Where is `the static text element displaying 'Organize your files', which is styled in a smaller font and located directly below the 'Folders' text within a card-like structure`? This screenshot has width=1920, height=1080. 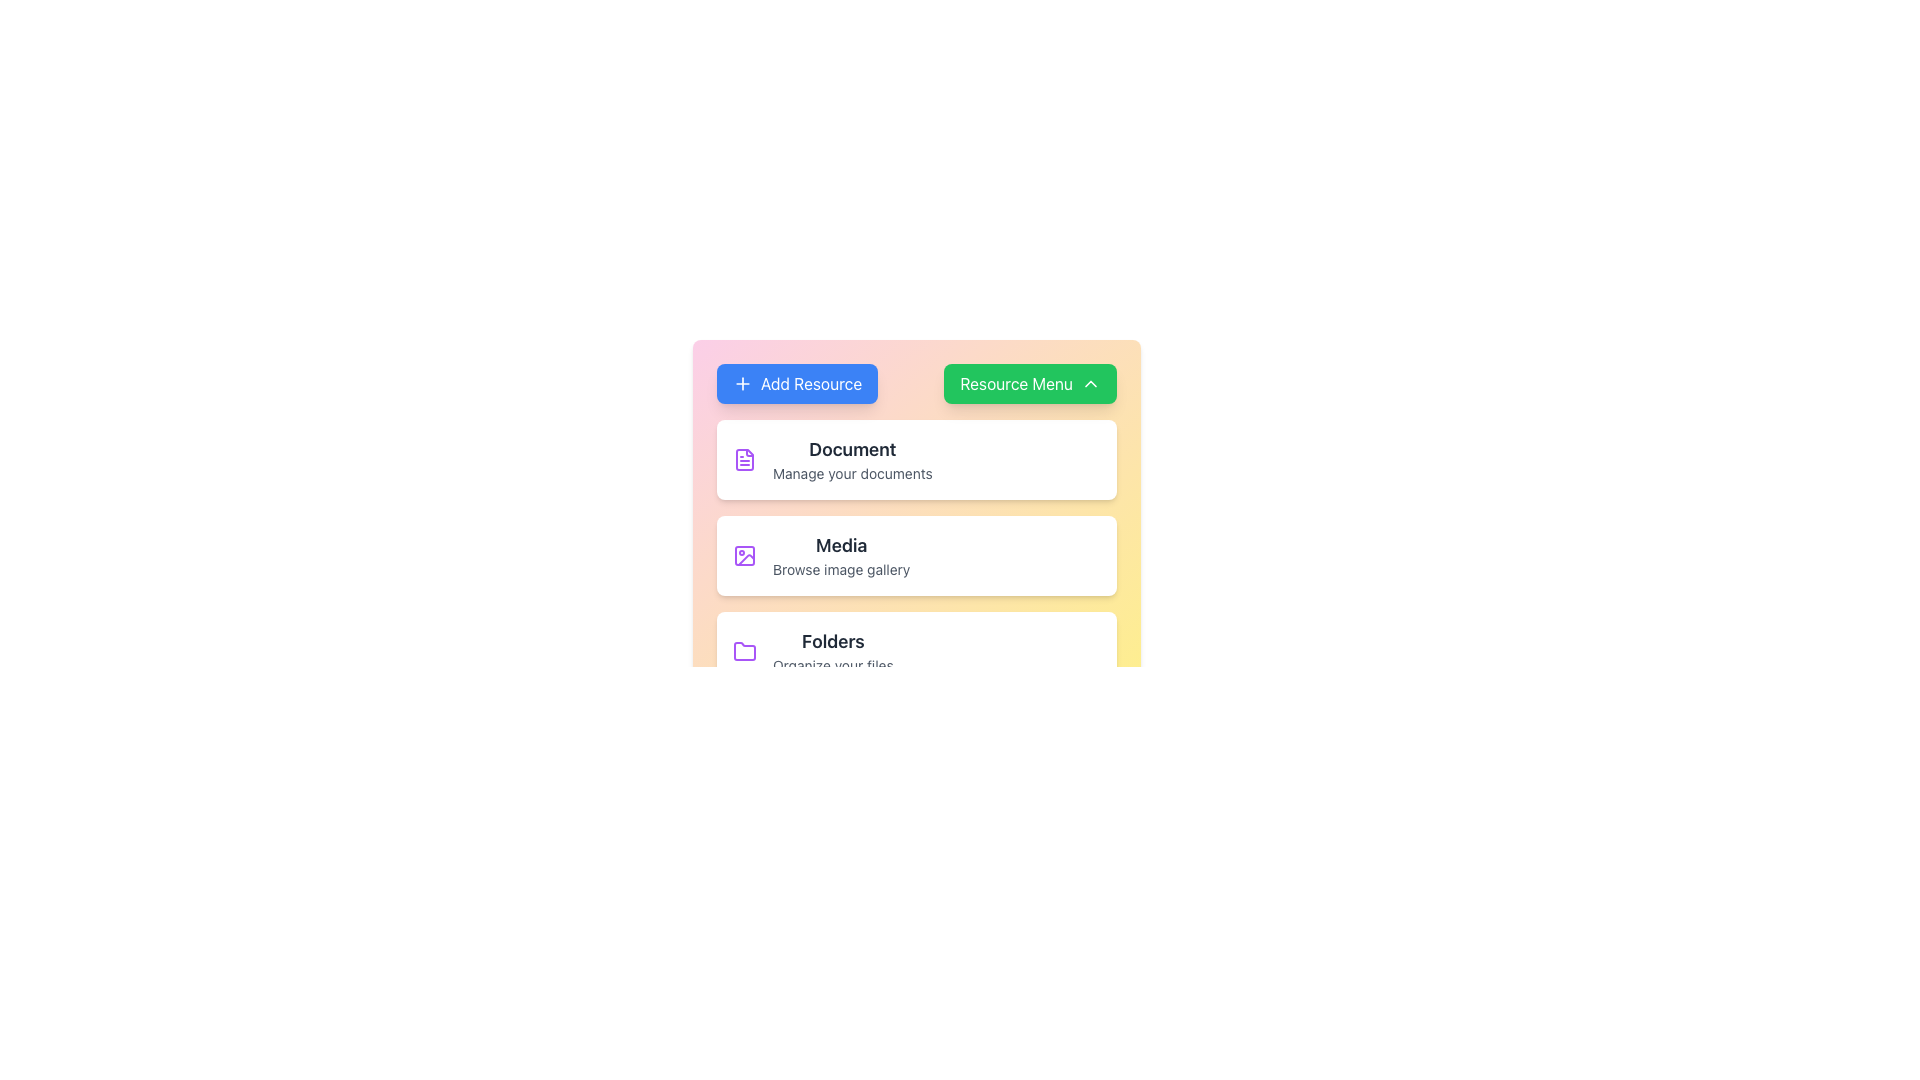
the static text element displaying 'Organize your files', which is styled in a smaller font and located directly below the 'Folders' text within a card-like structure is located at coordinates (833, 666).